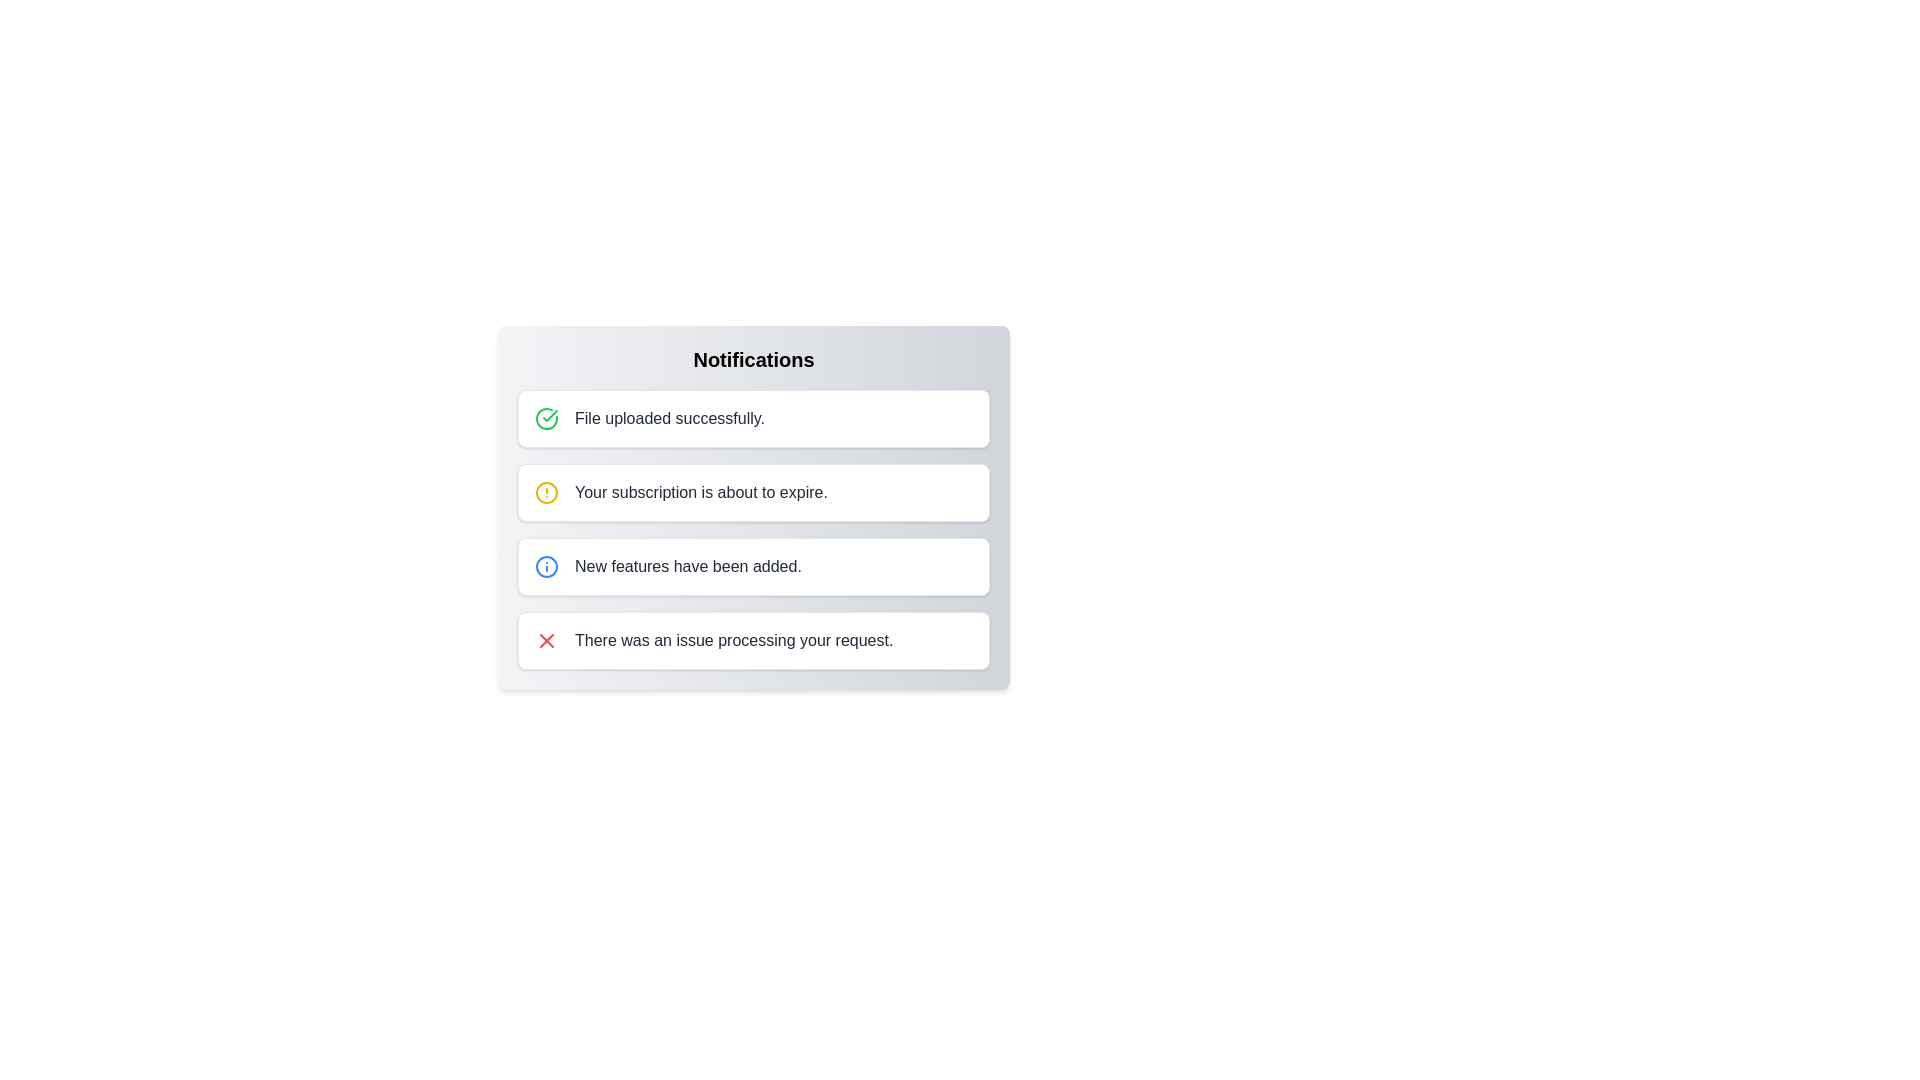  Describe the element at coordinates (547, 567) in the screenshot. I see `the blue circular icon located to the left of the text 'New features have been added' in the notification card` at that location.